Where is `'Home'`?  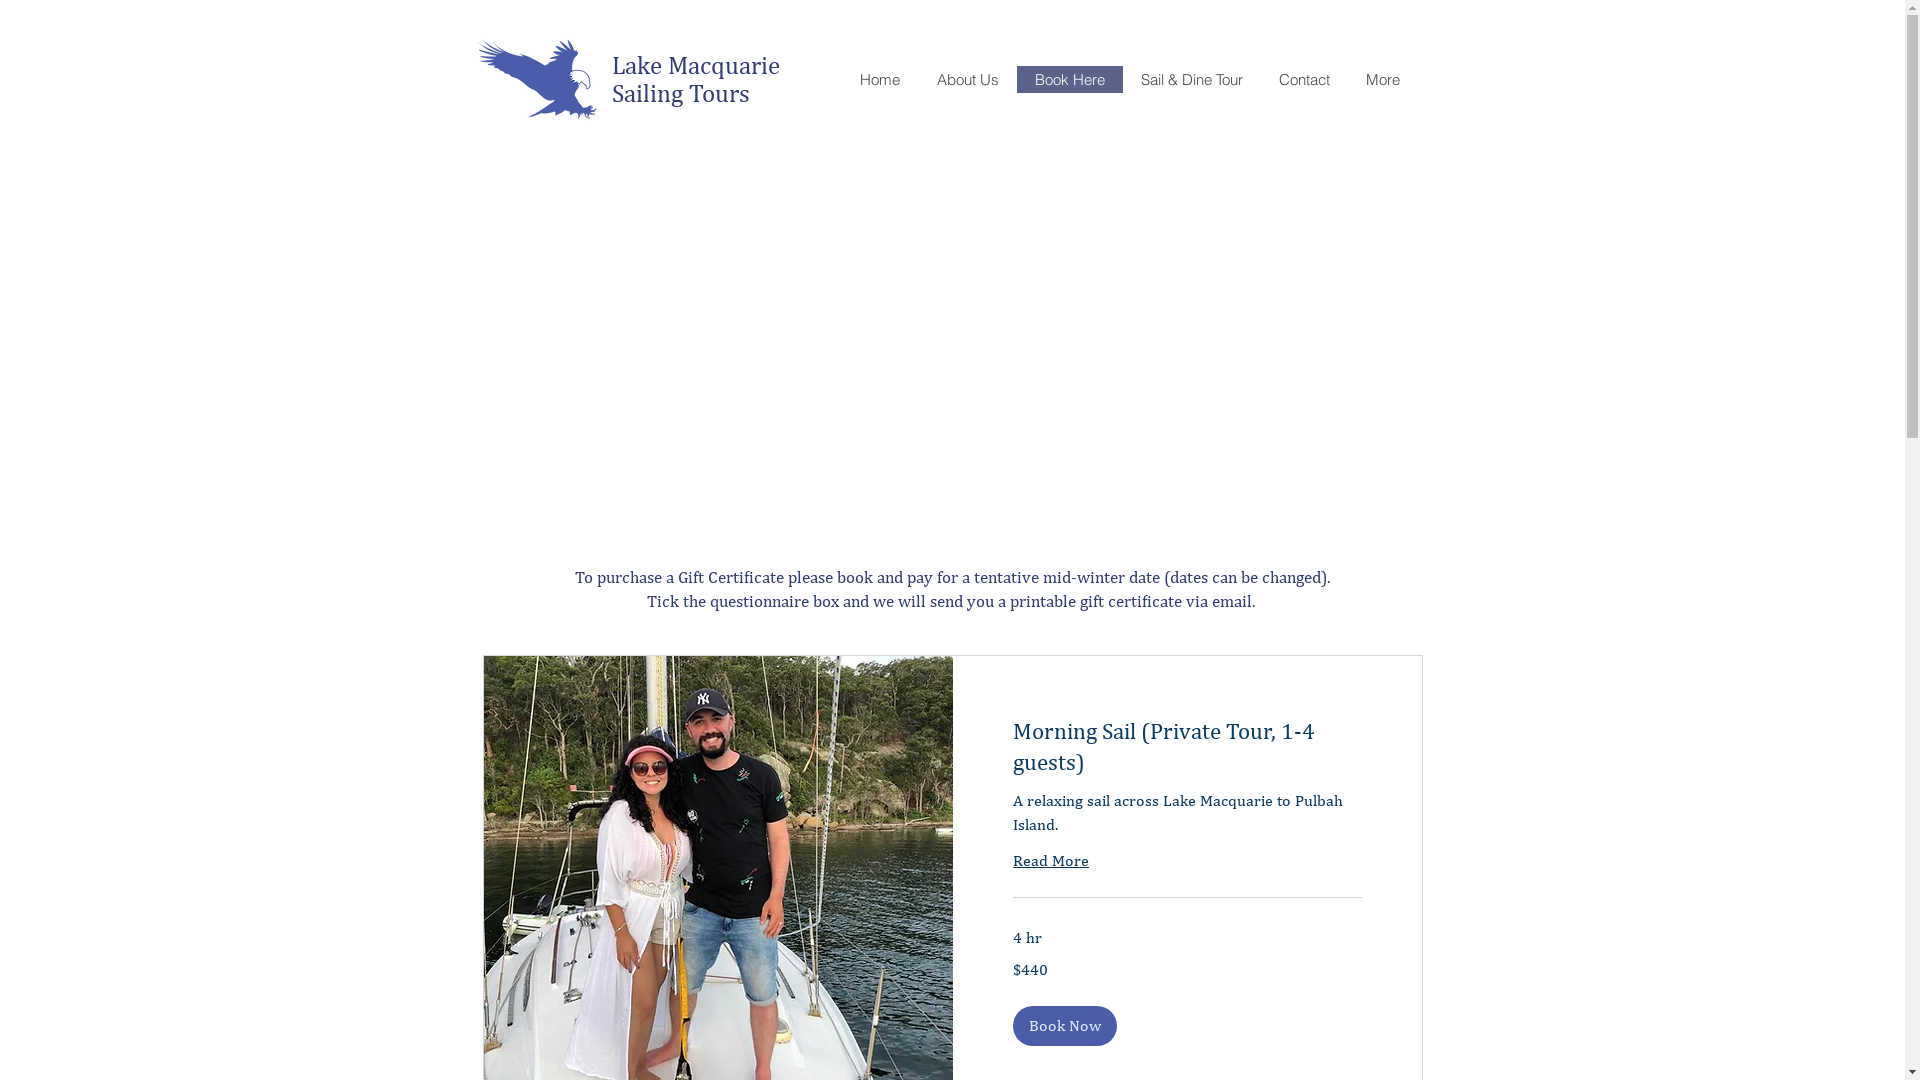
'Home' is located at coordinates (879, 78).